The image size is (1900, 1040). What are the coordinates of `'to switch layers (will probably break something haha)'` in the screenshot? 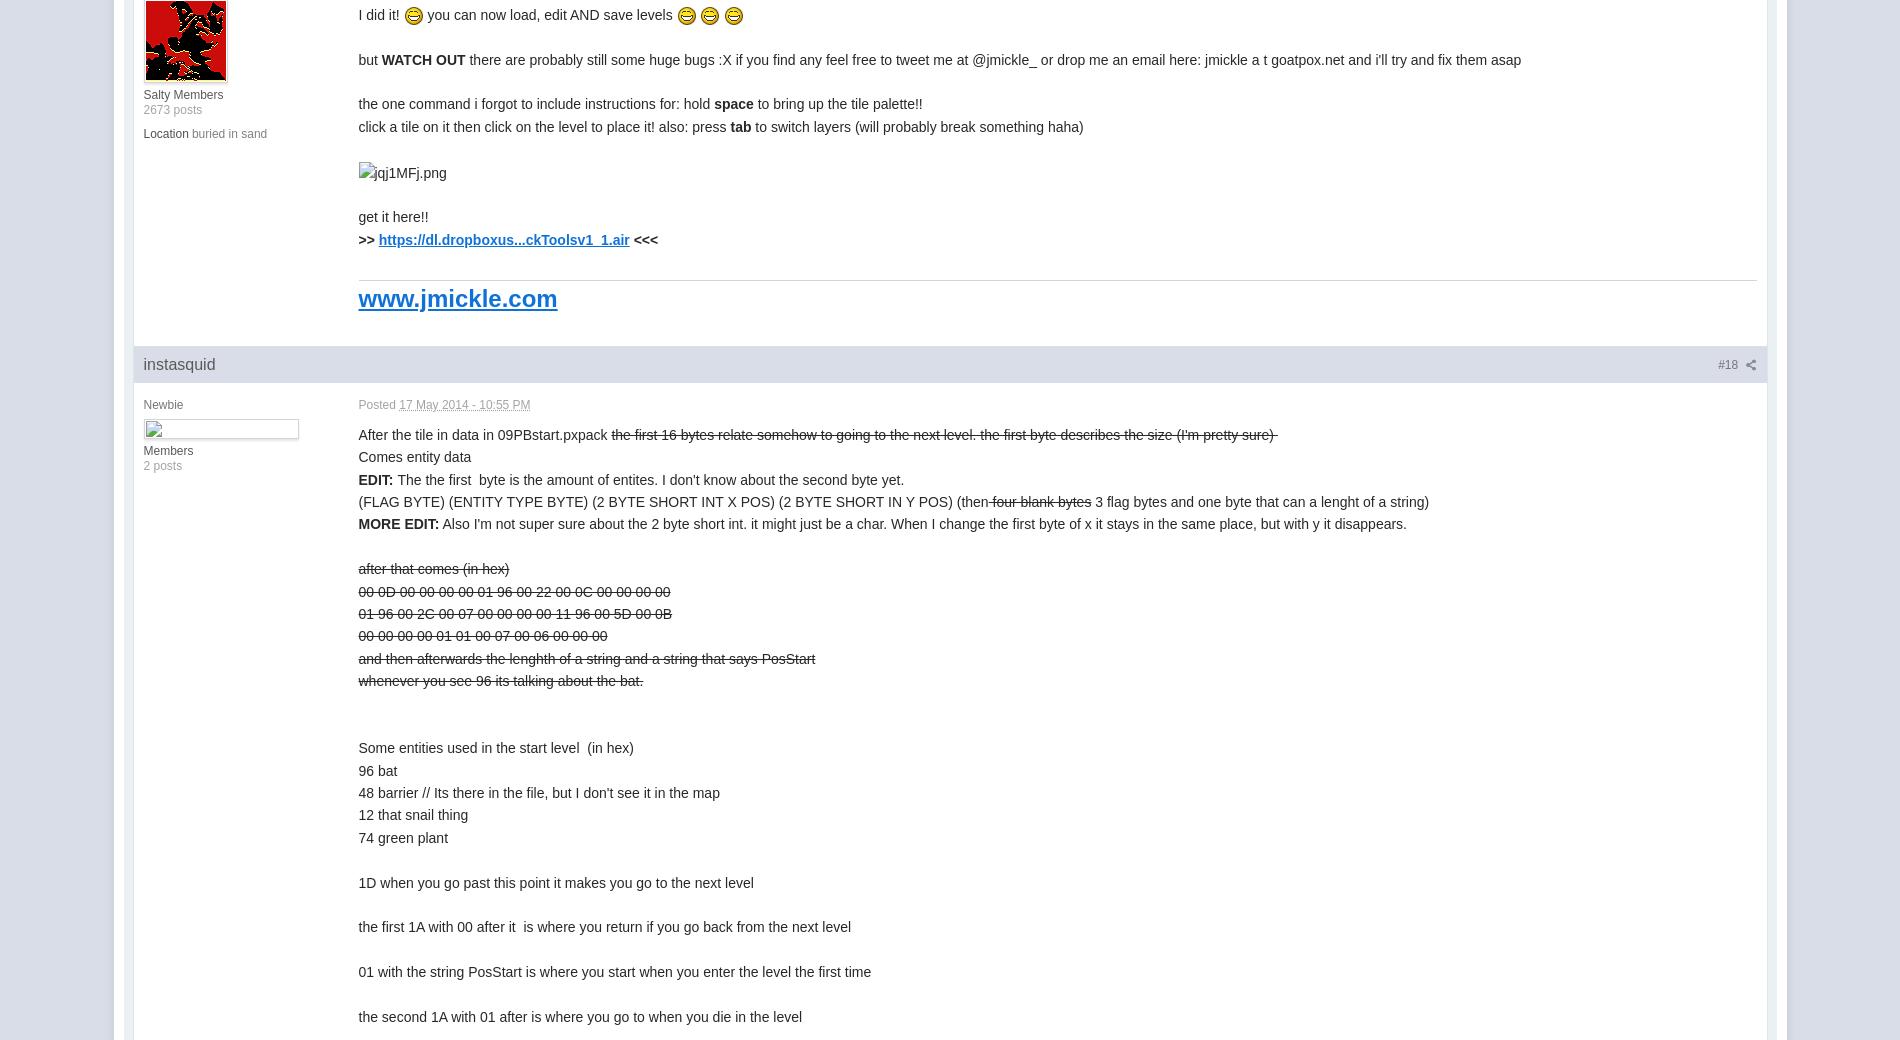 It's located at (915, 125).